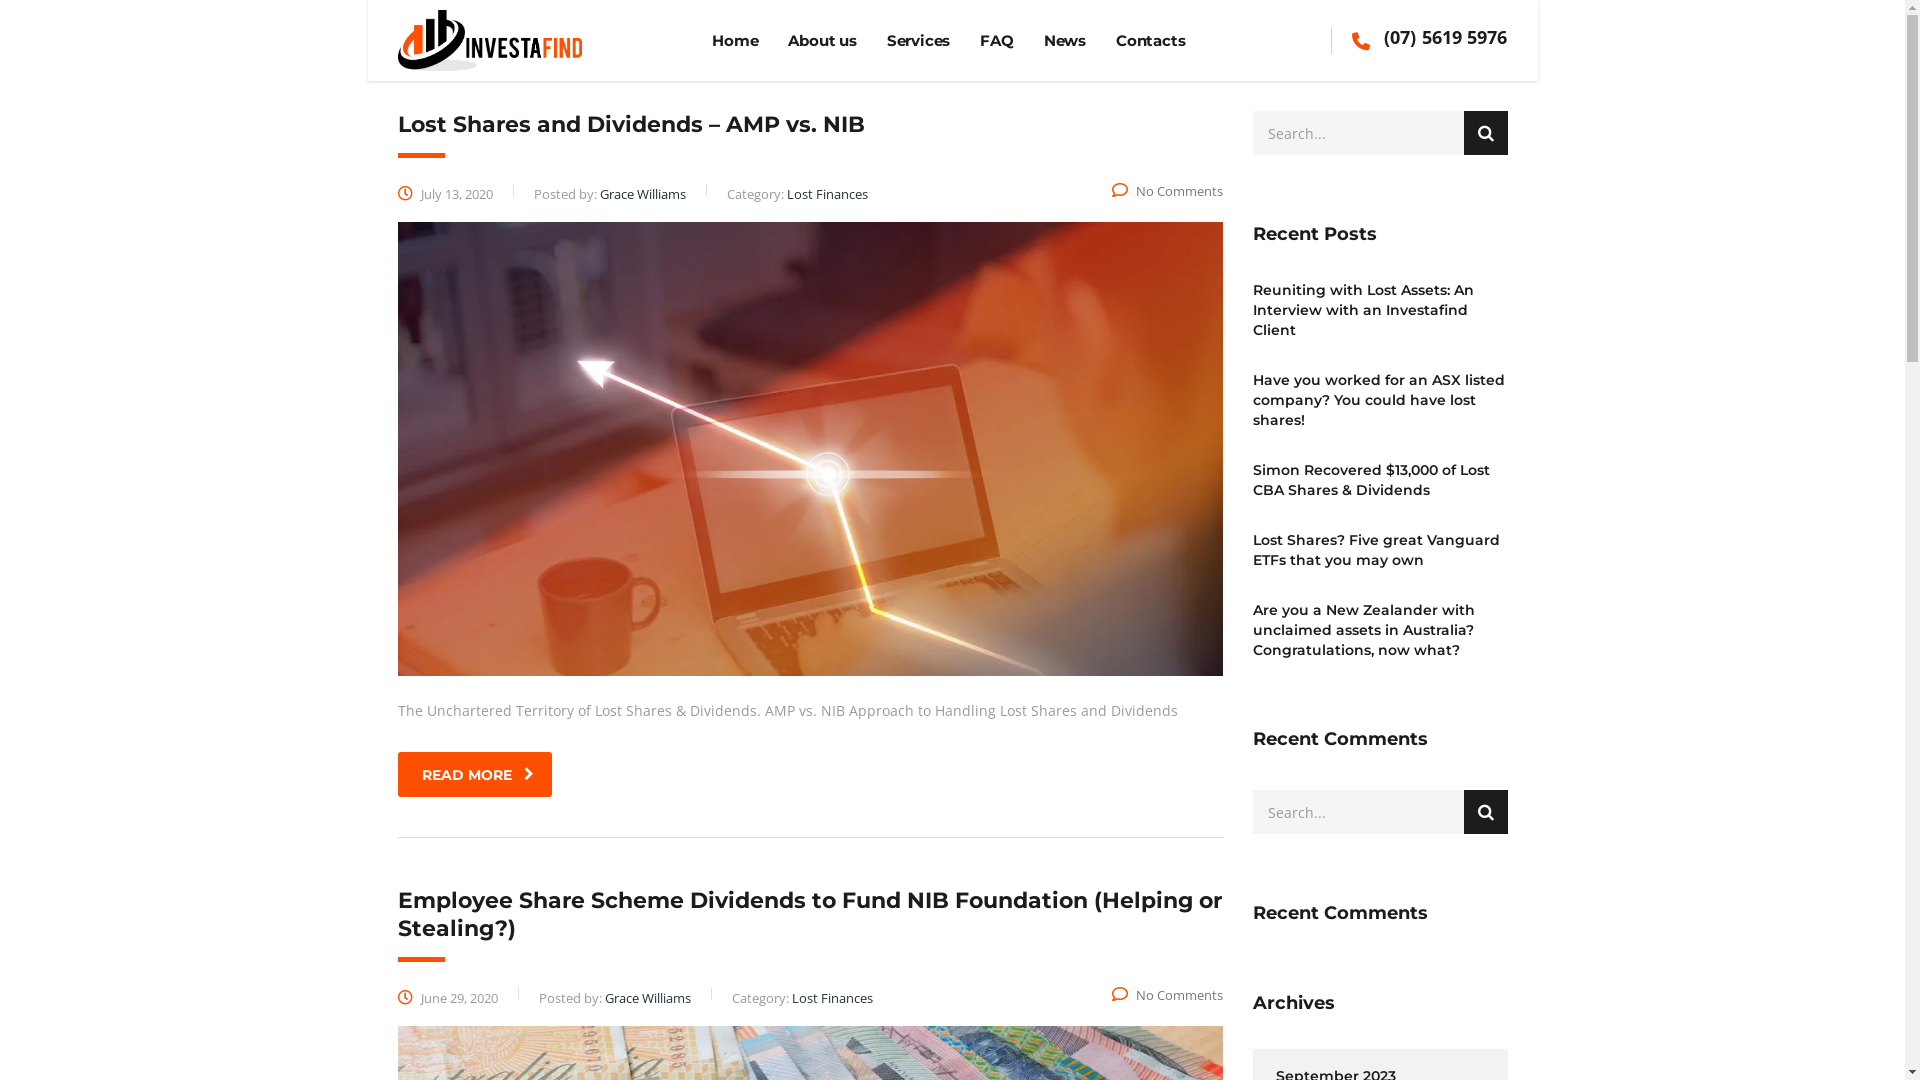 This screenshot has width=1920, height=1080. Describe the element at coordinates (1378, 550) in the screenshot. I see `'Lost Shares? Five great Vanguard ETFs that you may own'` at that location.